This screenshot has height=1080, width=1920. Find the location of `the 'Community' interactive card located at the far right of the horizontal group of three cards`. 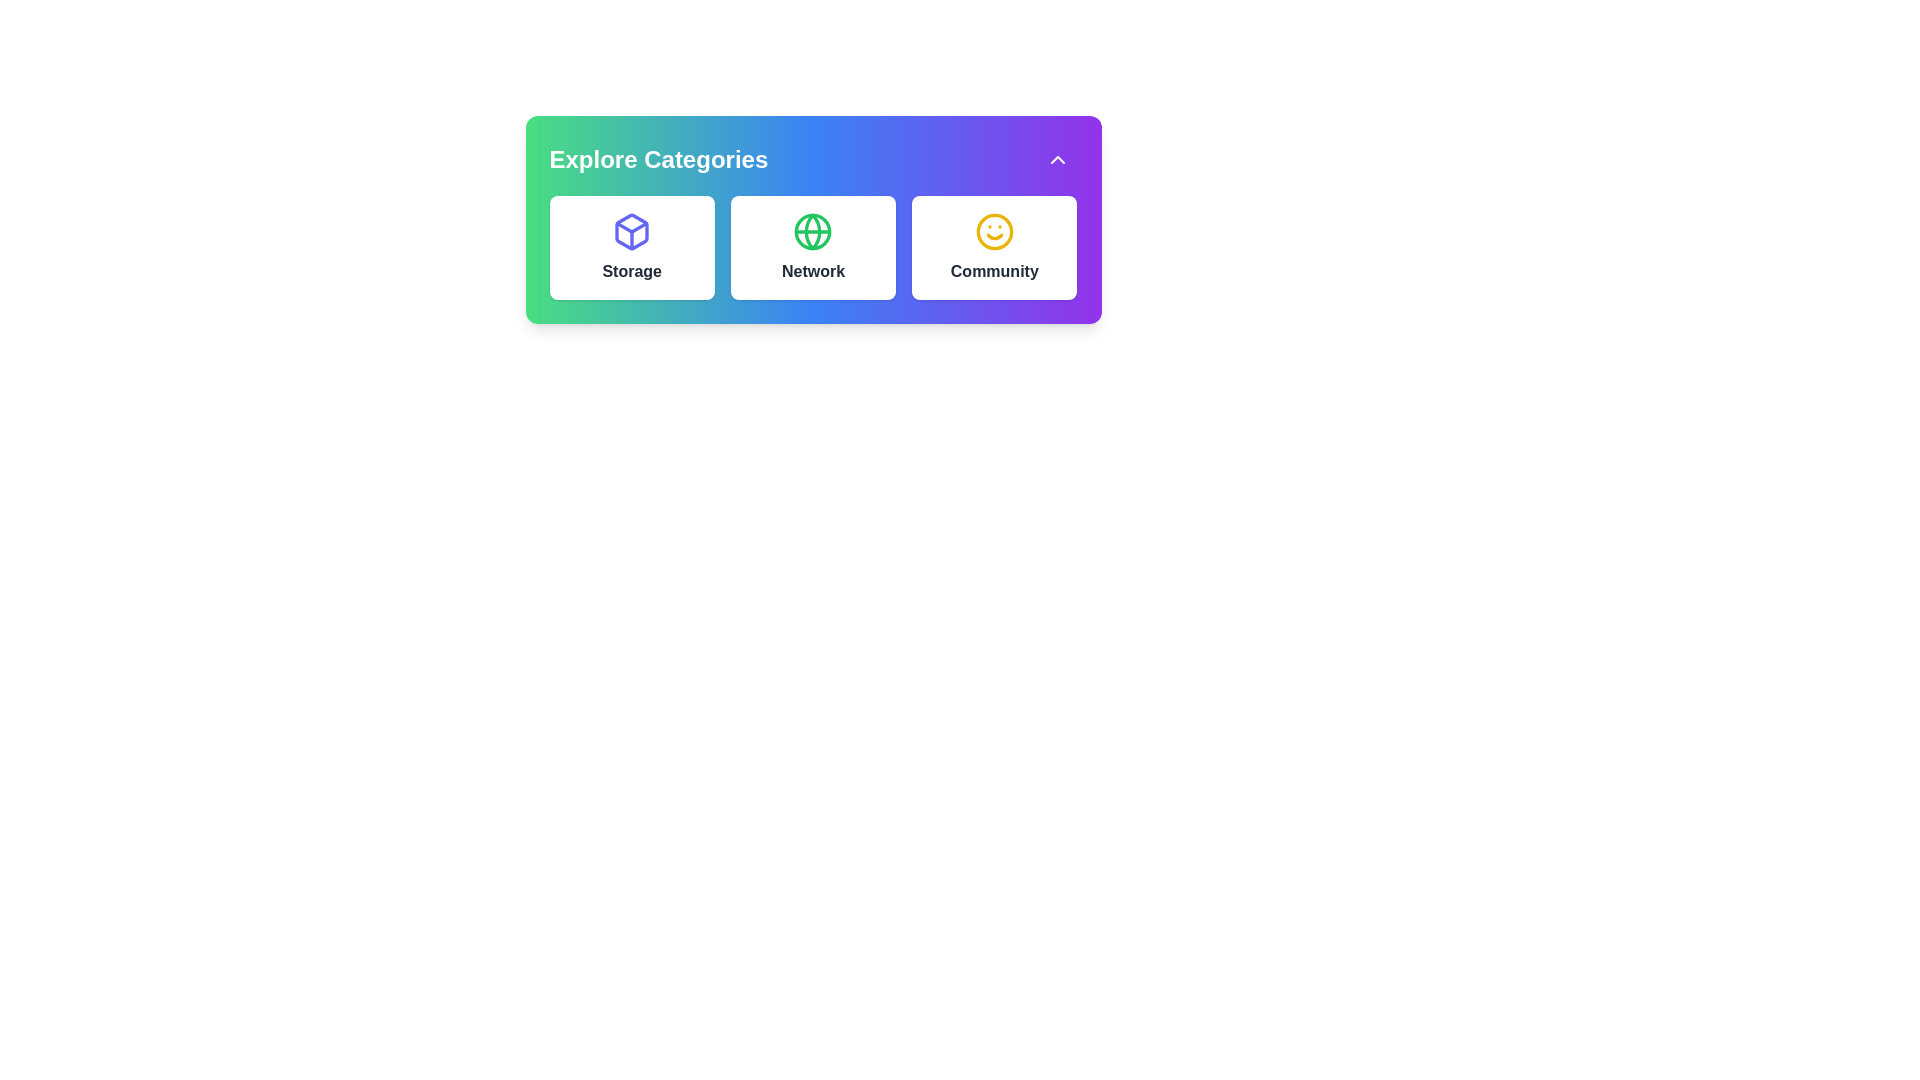

the 'Community' interactive card located at the far right of the horizontal group of three cards is located at coordinates (994, 246).